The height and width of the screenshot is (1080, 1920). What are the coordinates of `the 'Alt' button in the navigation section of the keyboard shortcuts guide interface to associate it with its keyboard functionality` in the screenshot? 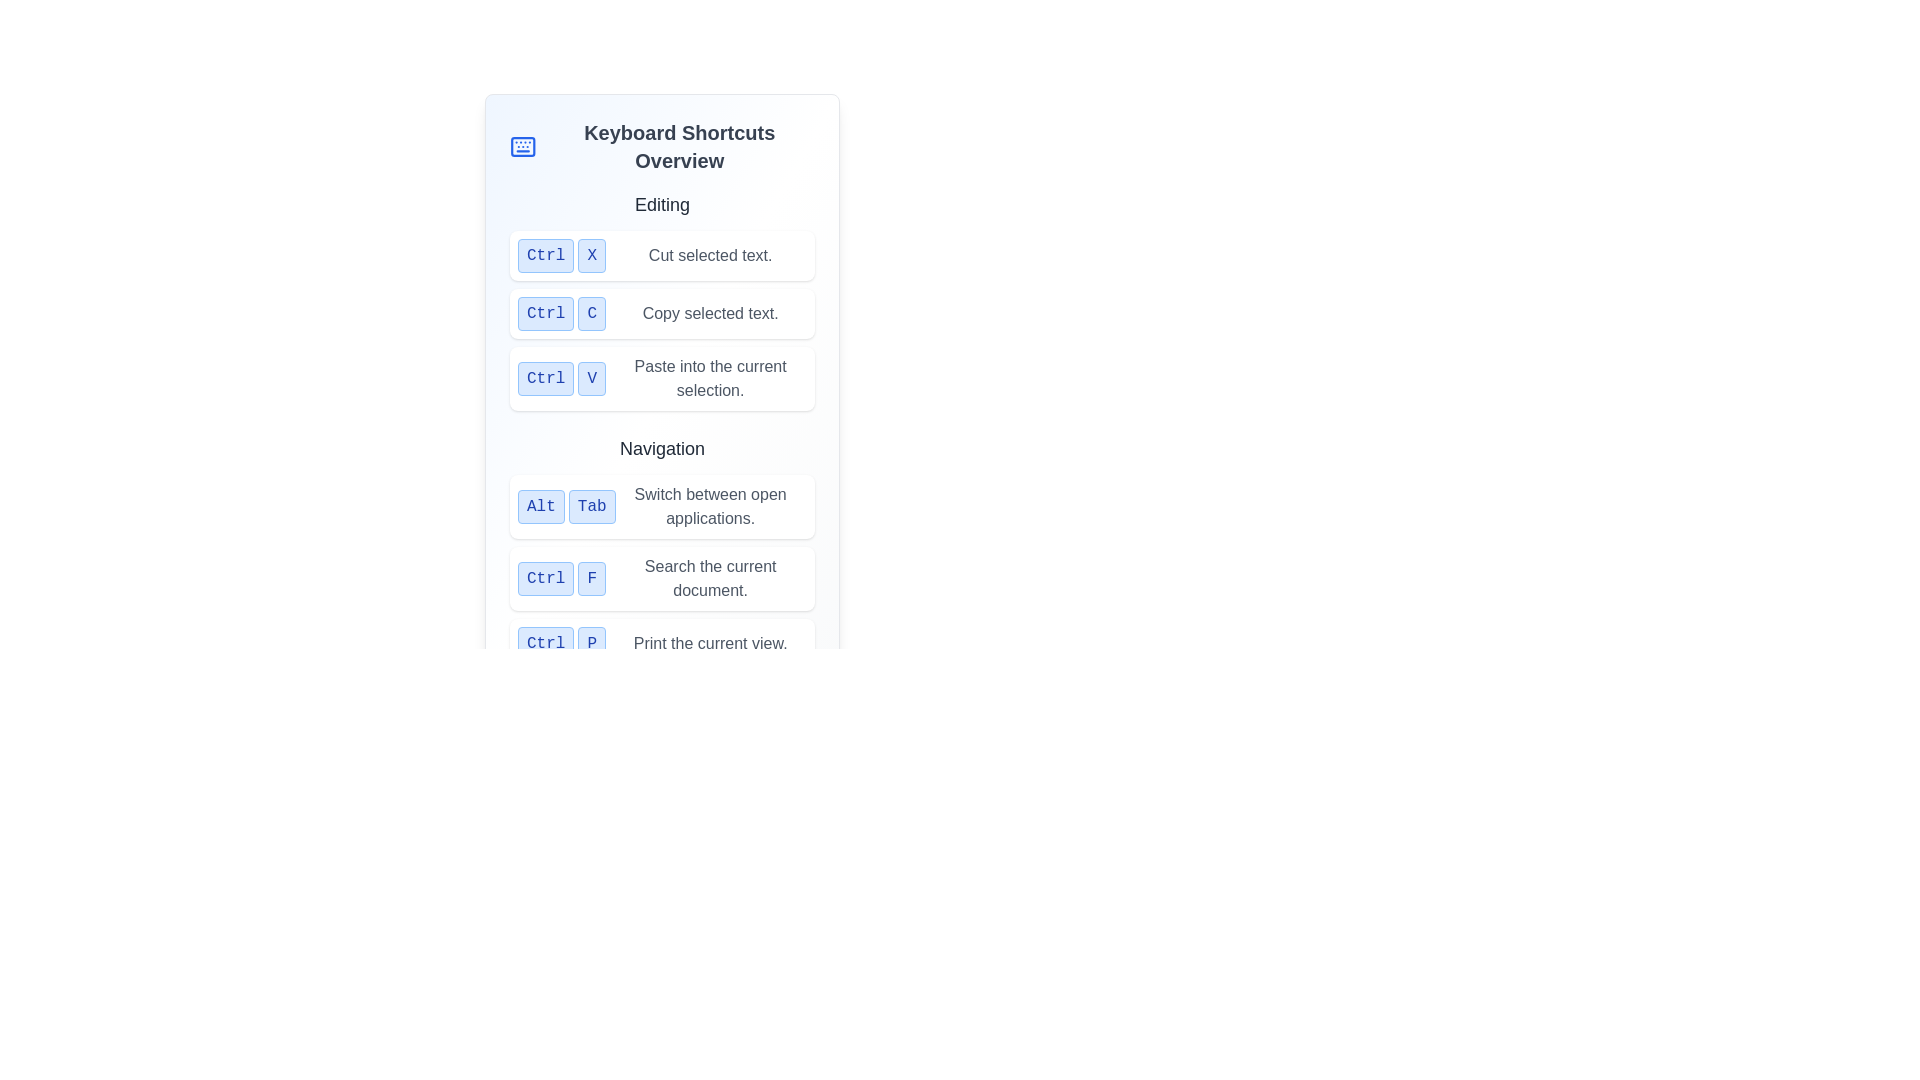 It's located at (541, 505).